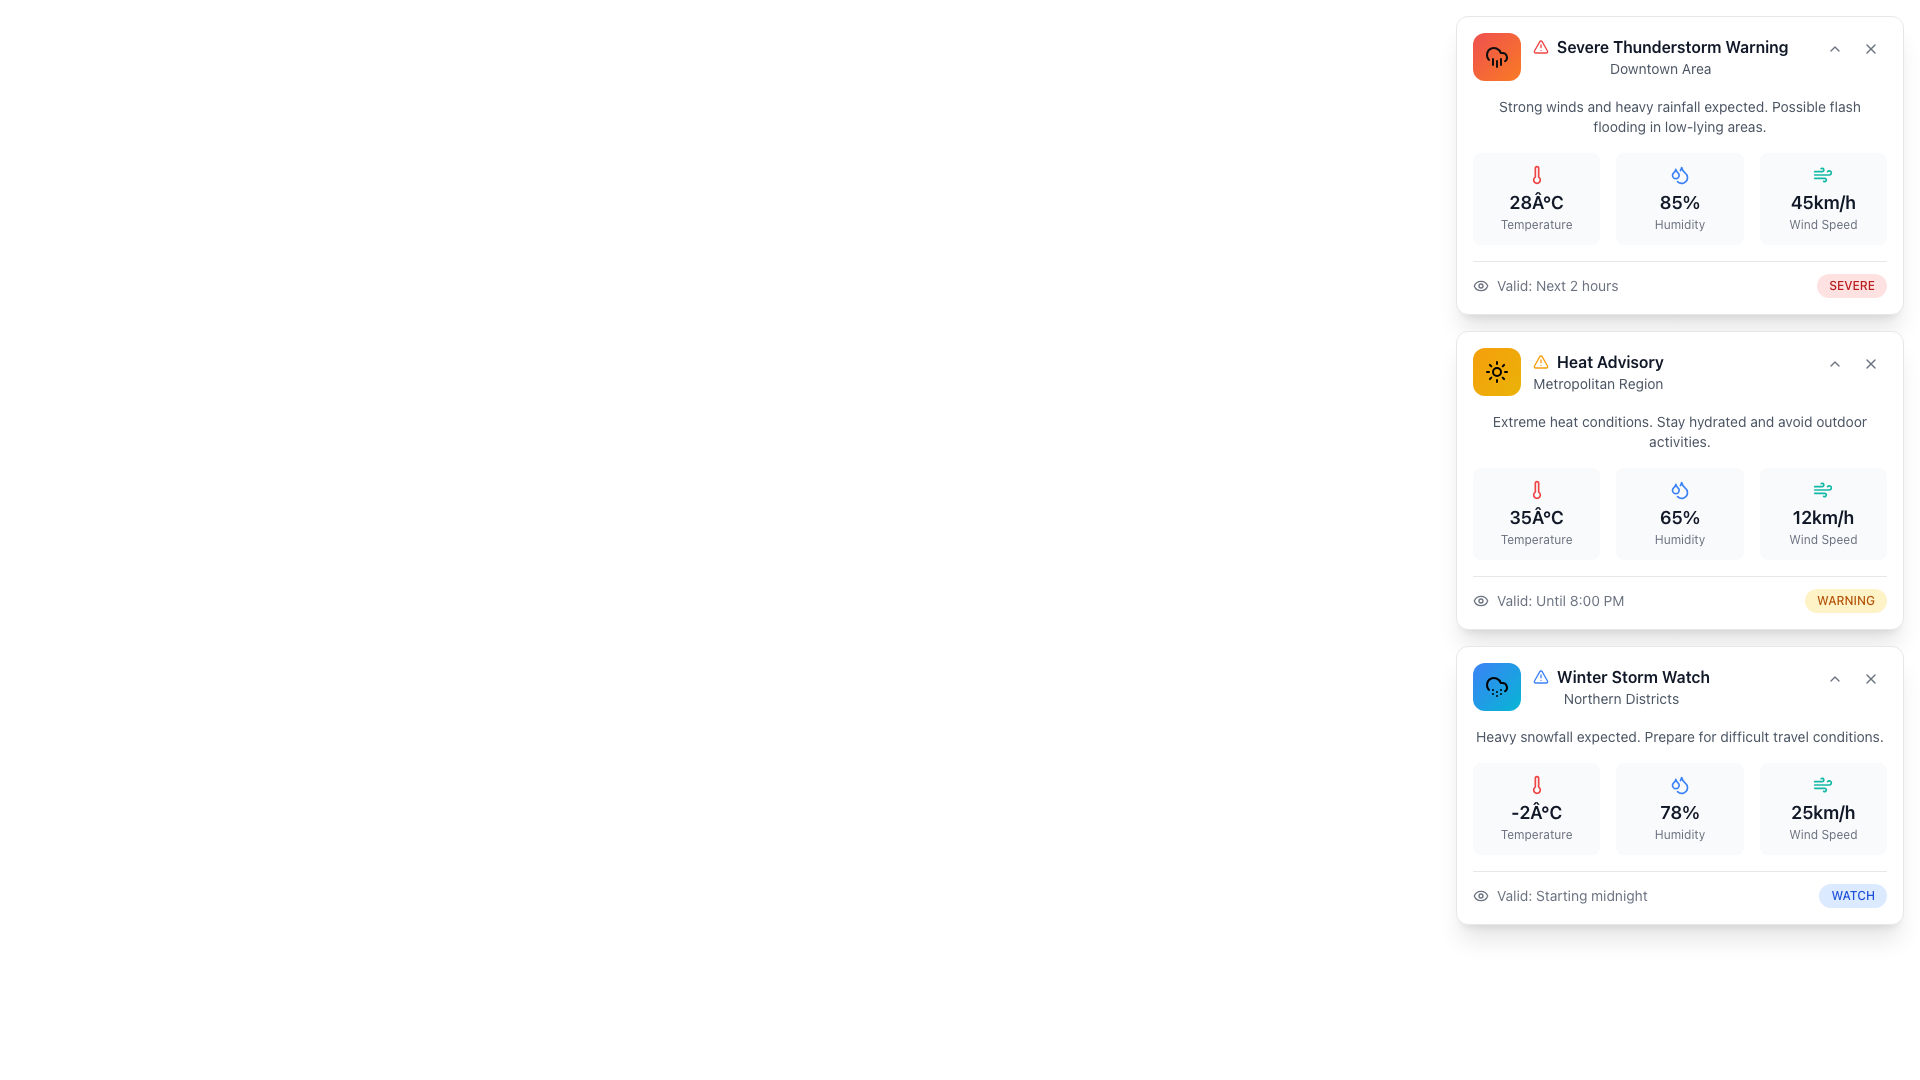  I want to click on temperature value displayed in the text label located in the second weather-related card, positioned beneath the thermometer icon and above the 'Temperature' label, so click(1535, 516).